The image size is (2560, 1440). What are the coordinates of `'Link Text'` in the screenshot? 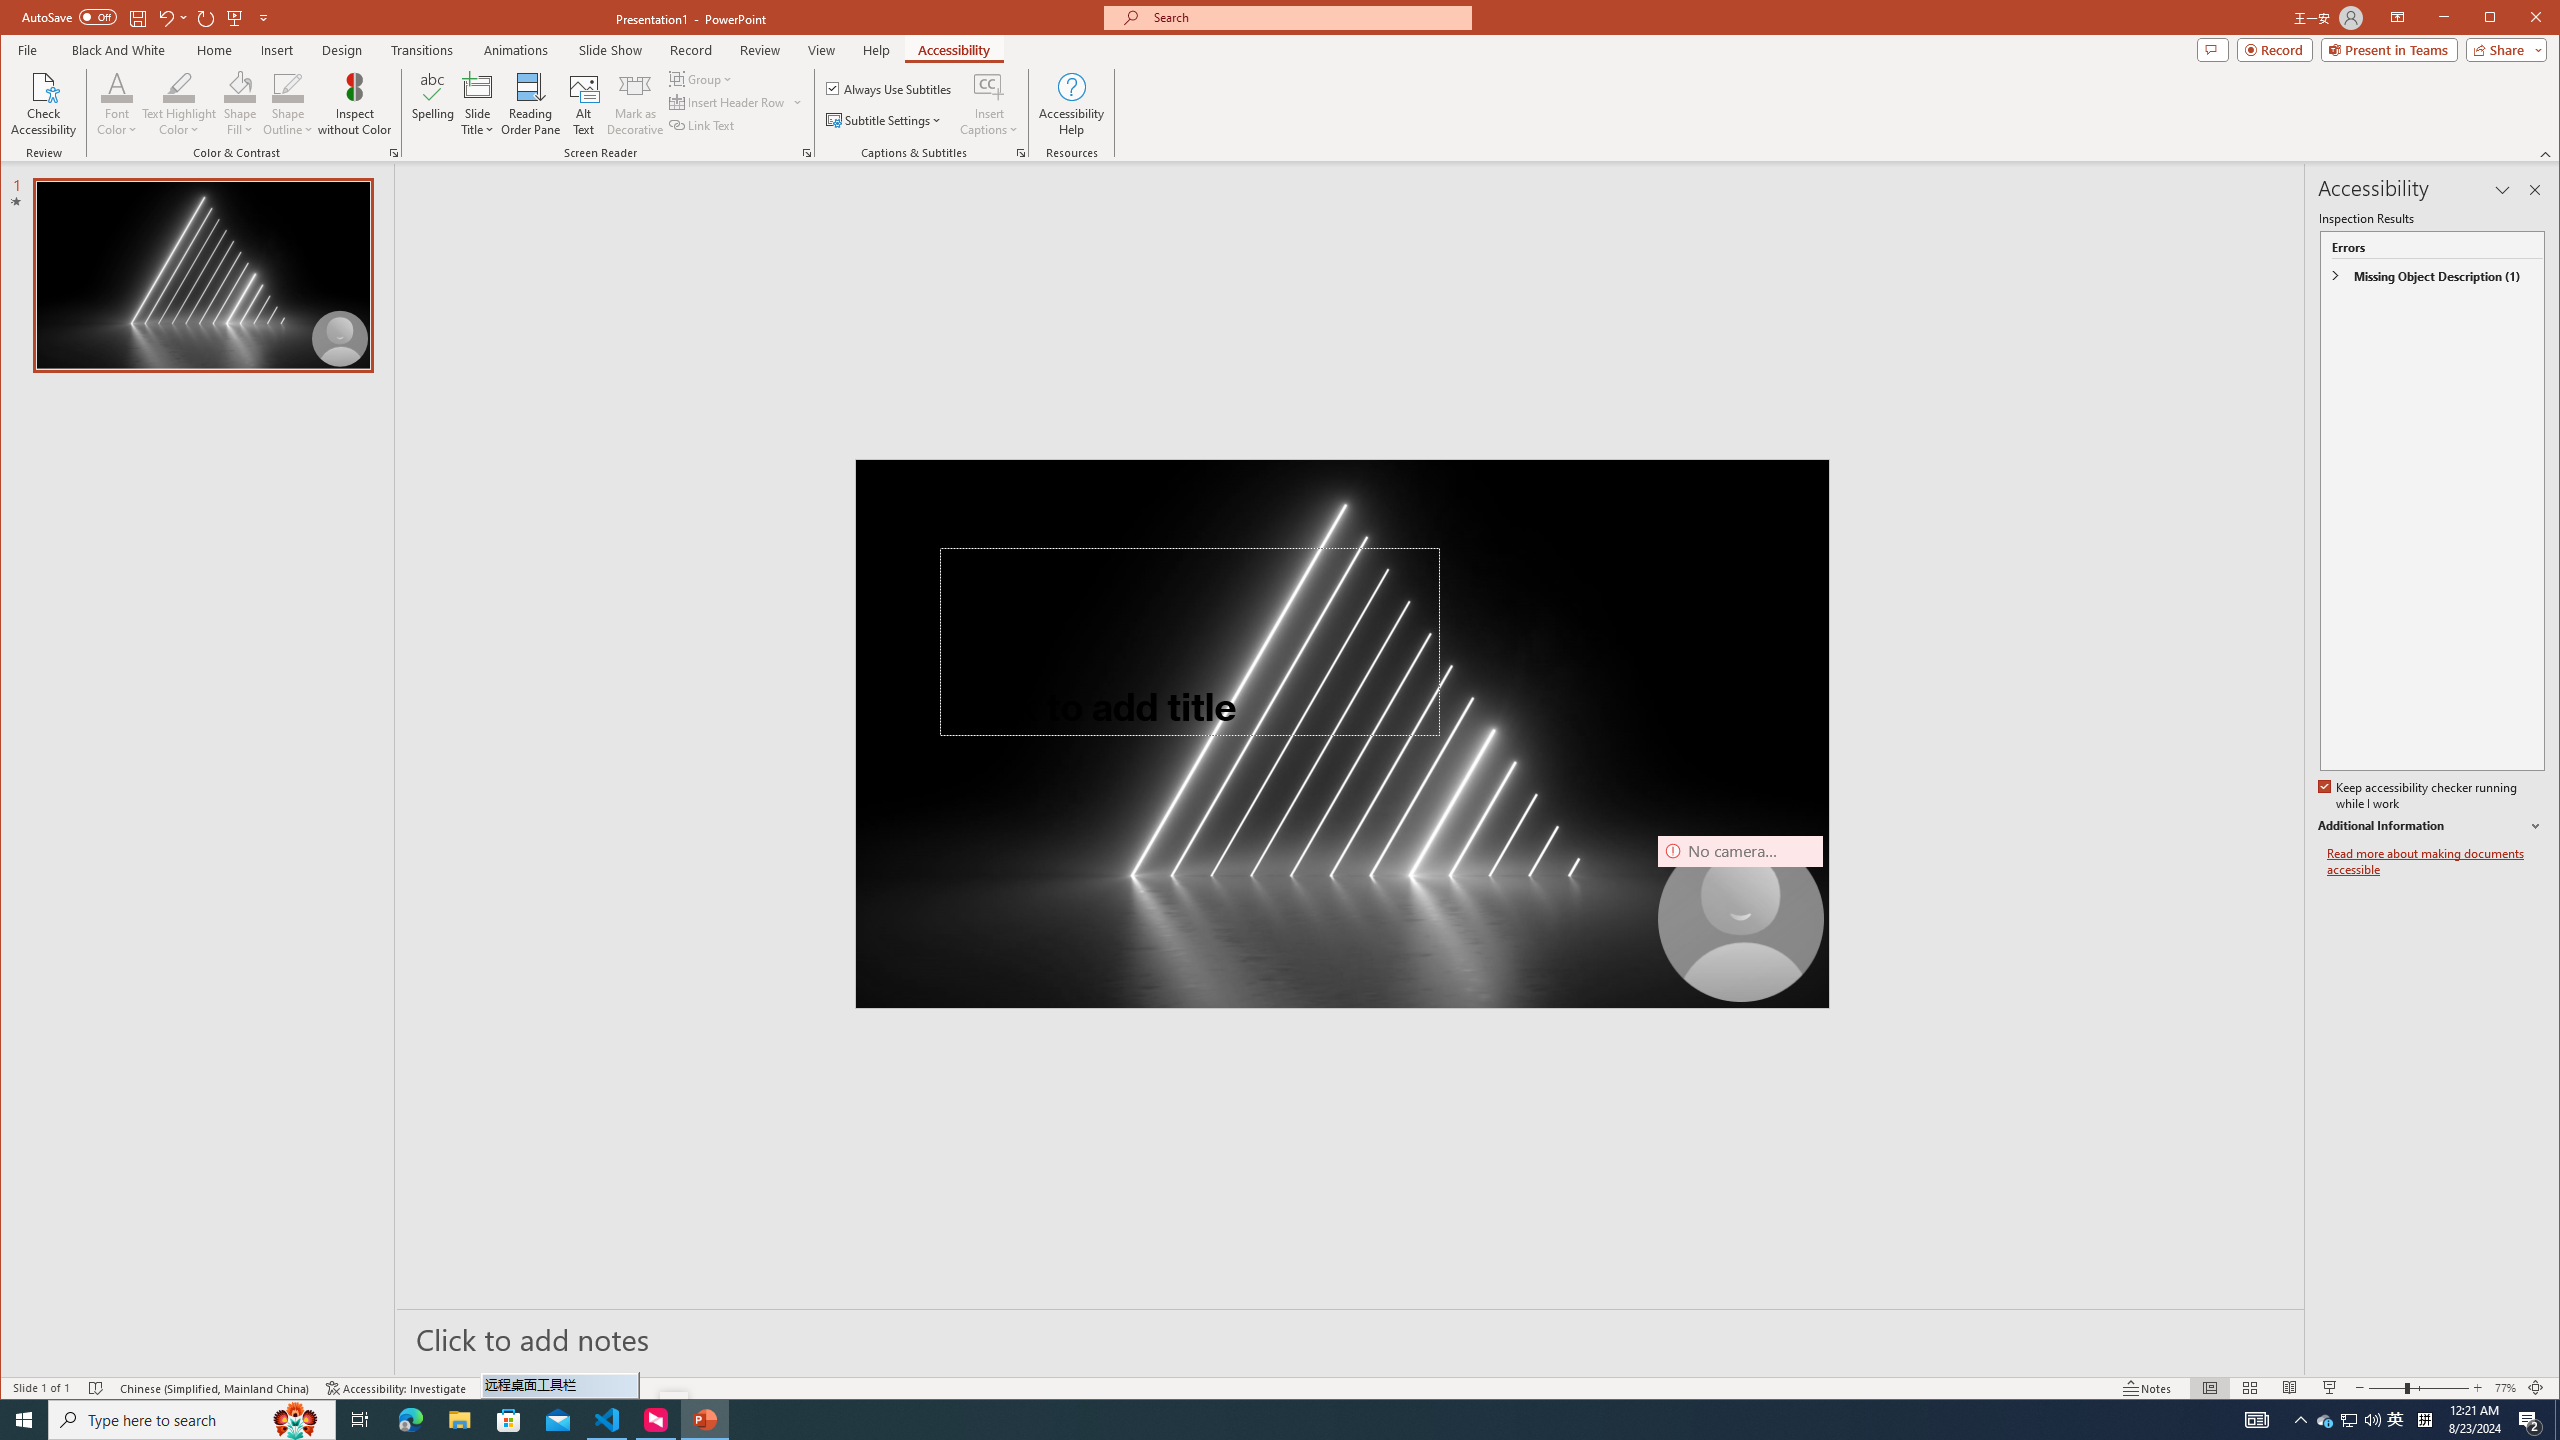 It's located at (701, 125).